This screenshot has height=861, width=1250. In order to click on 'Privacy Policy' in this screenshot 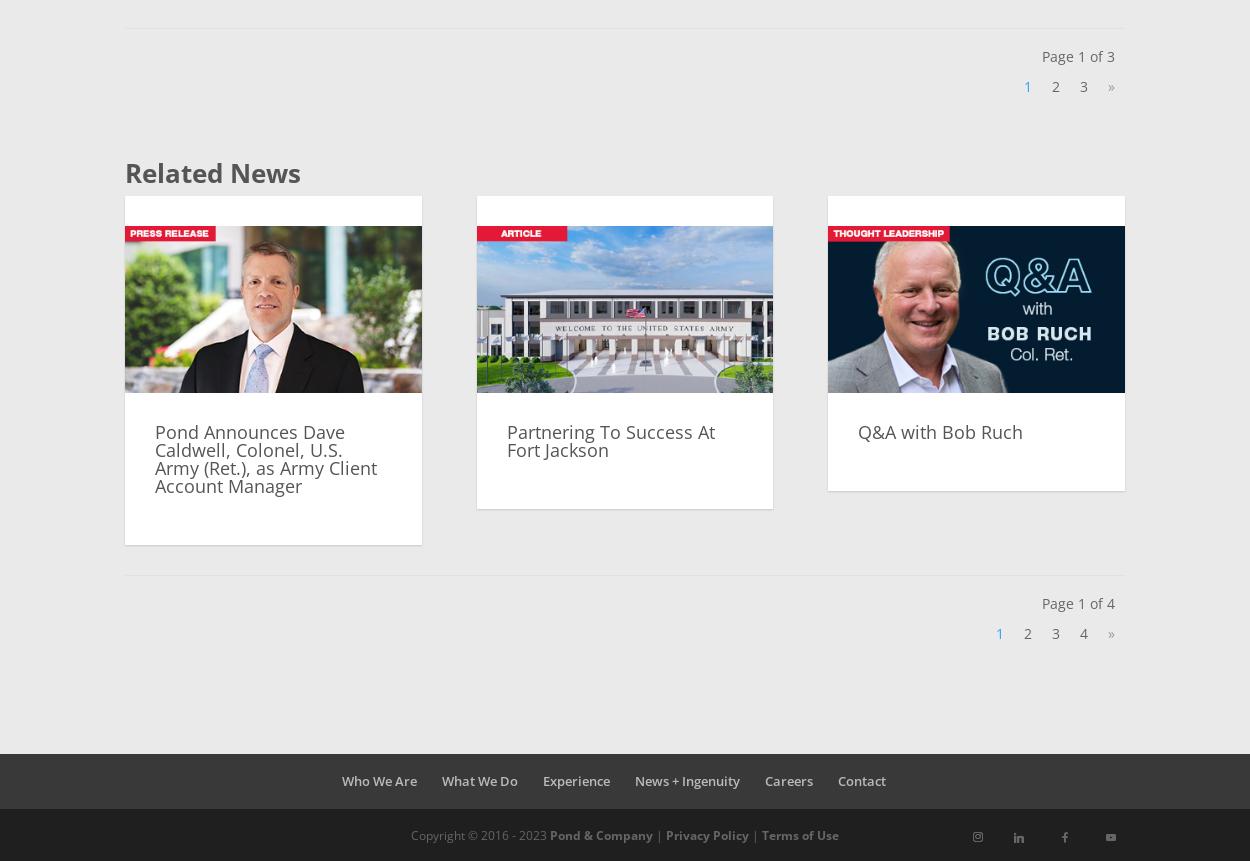, I will do `click(666, 833)`.